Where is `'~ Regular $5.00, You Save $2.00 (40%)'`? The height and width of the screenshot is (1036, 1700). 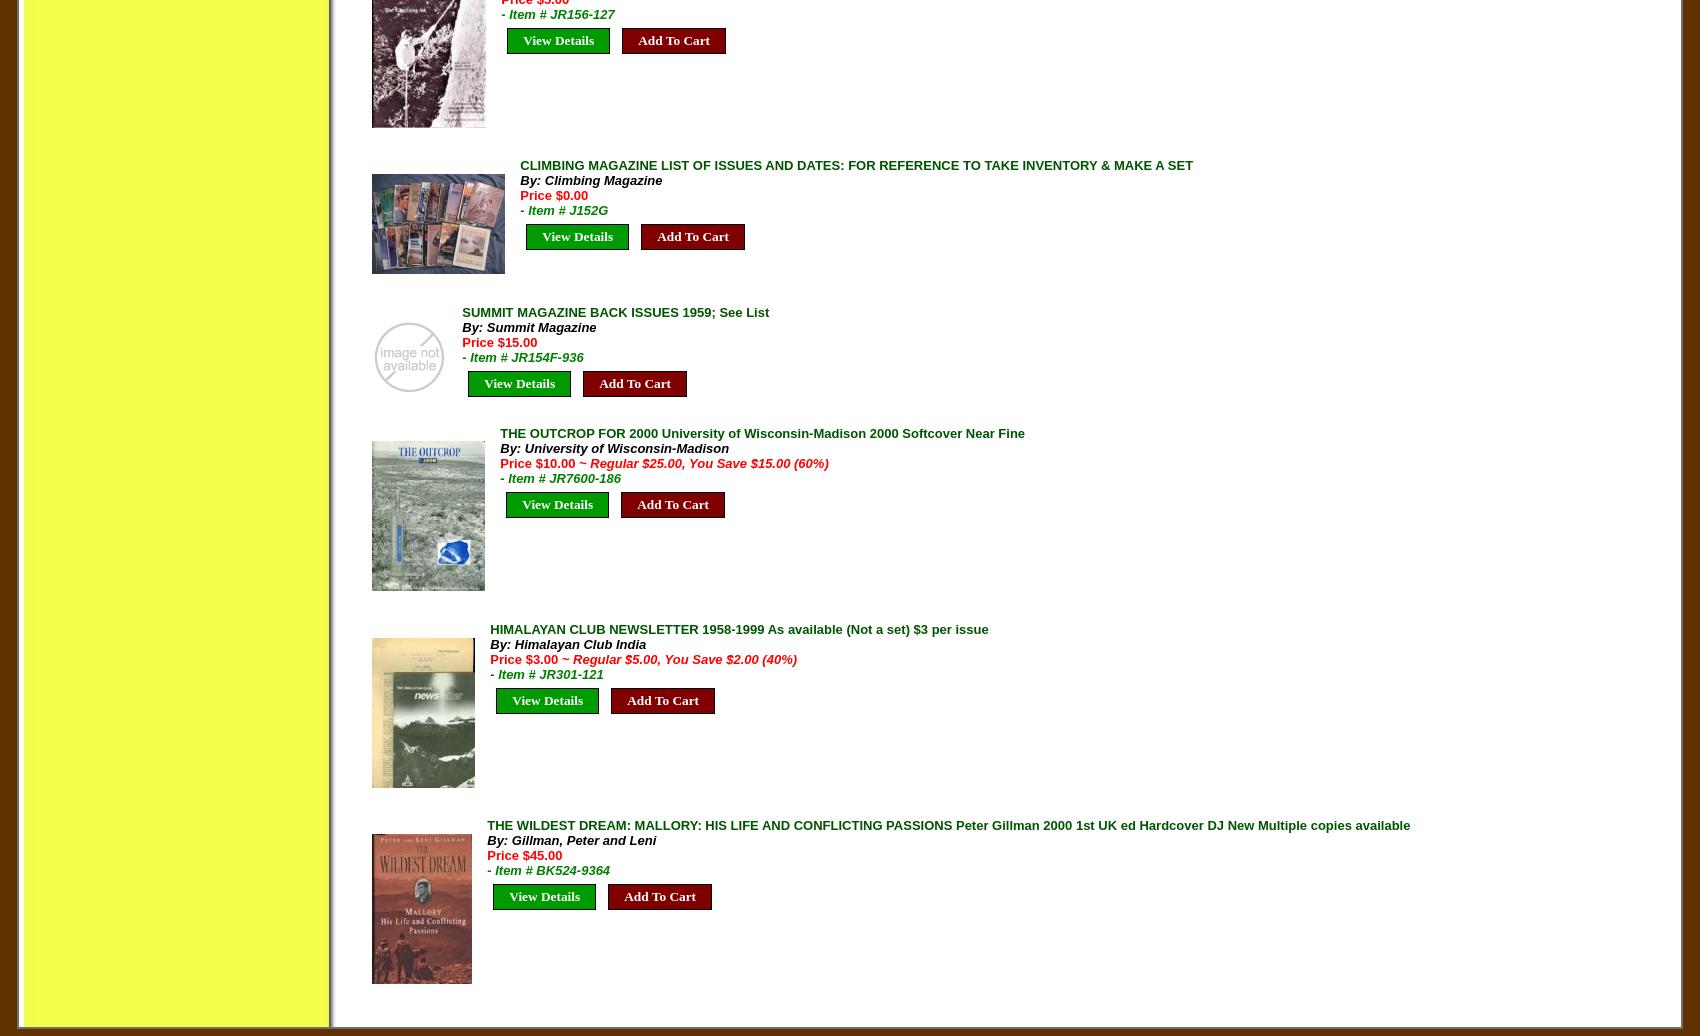 '~ Regular $5.00, You Save $2.00 (40%)' is located at coordinates (678, 659).